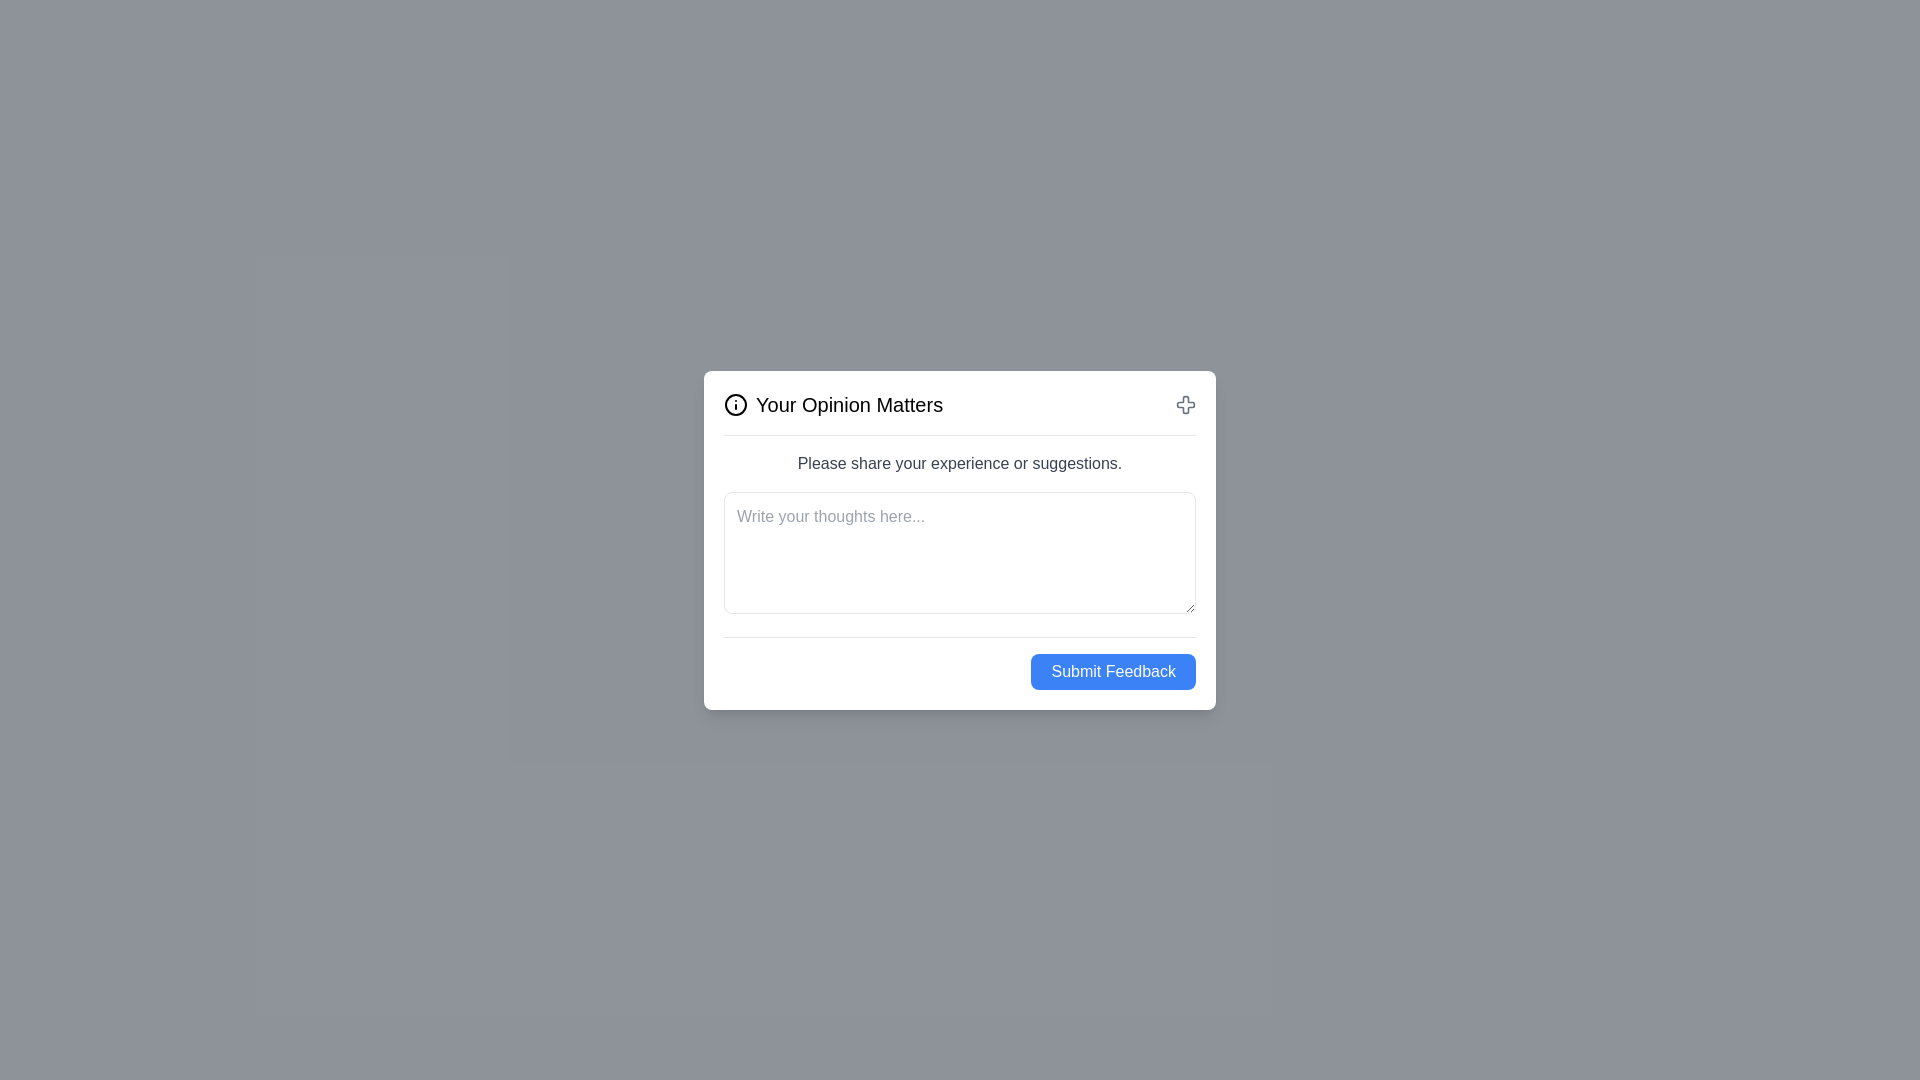 This screenshot has width=1920, height=1080. Describe the element at coordinates (1112, 671) in the screenshot. I see `the 'Submit Feedback' button` at that location.